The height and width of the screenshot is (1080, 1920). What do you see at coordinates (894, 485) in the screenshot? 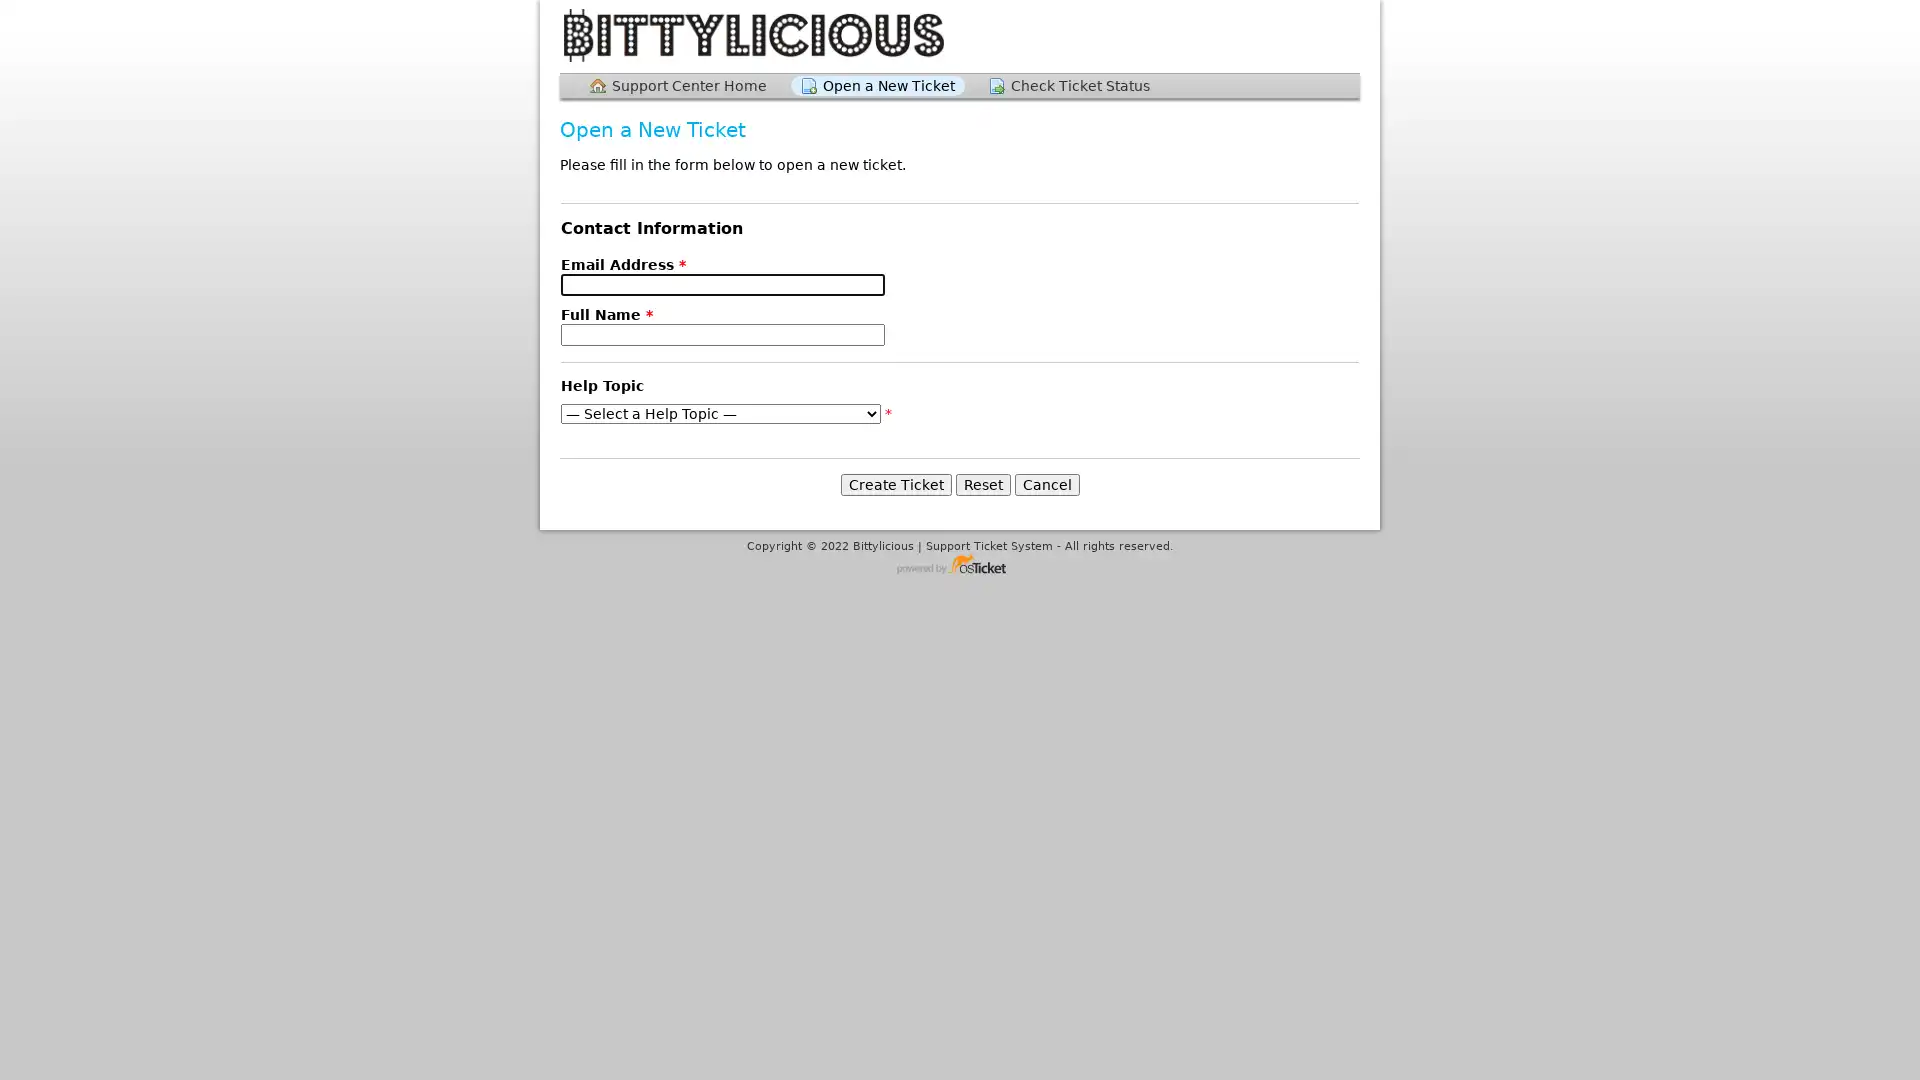
I see `Create Ticket` at bounding box center [894, 485].